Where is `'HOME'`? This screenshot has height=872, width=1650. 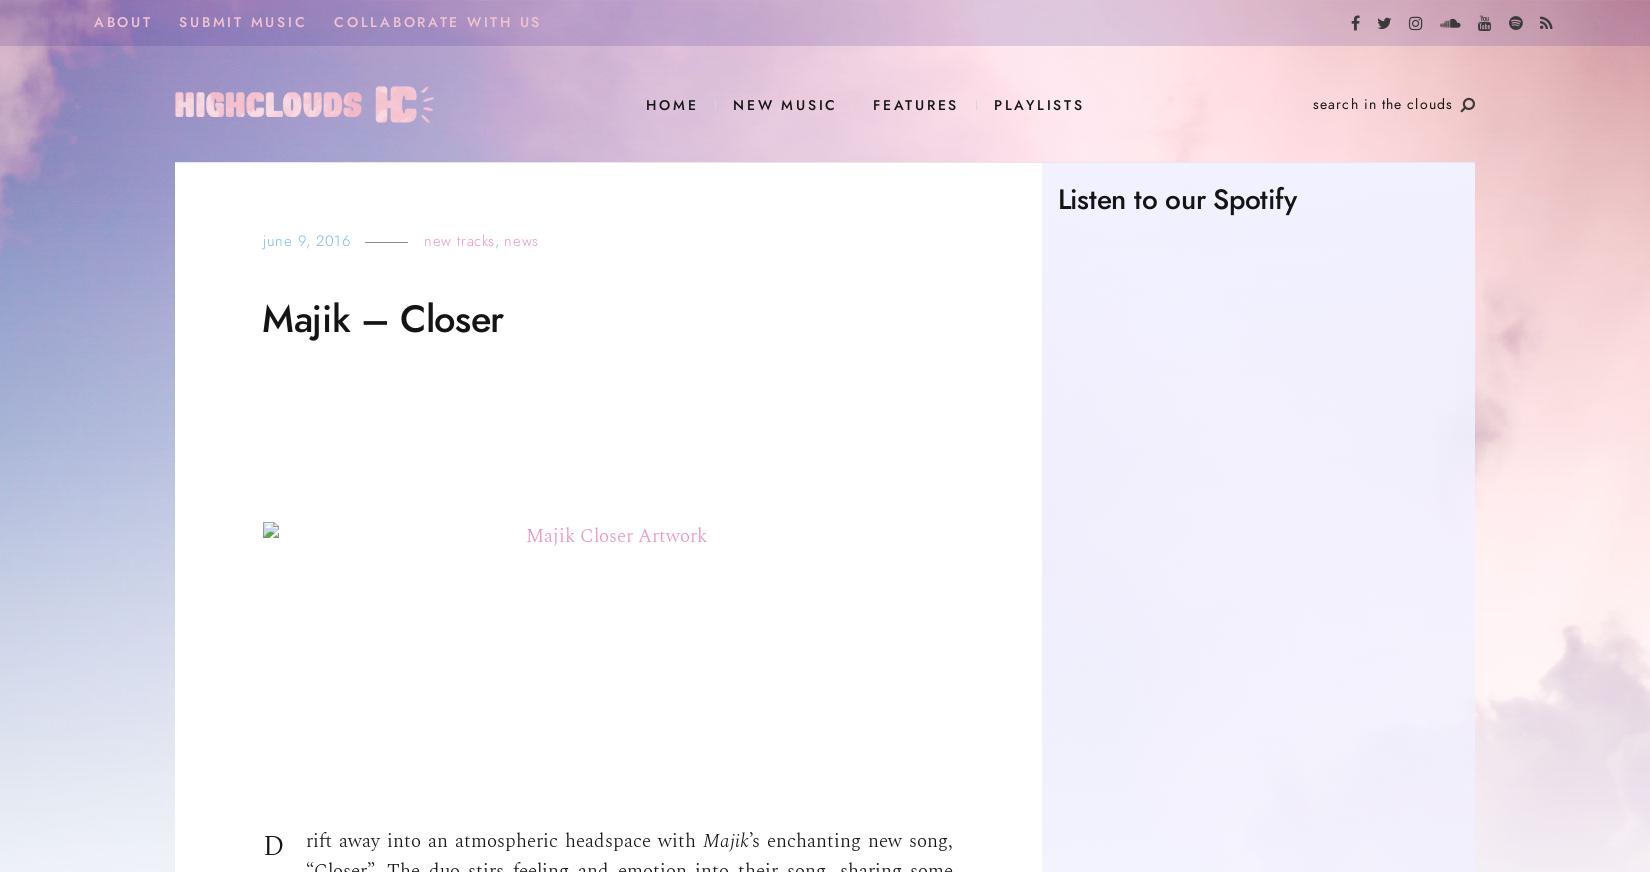
'HOME' is located at coordinates (671, 103).